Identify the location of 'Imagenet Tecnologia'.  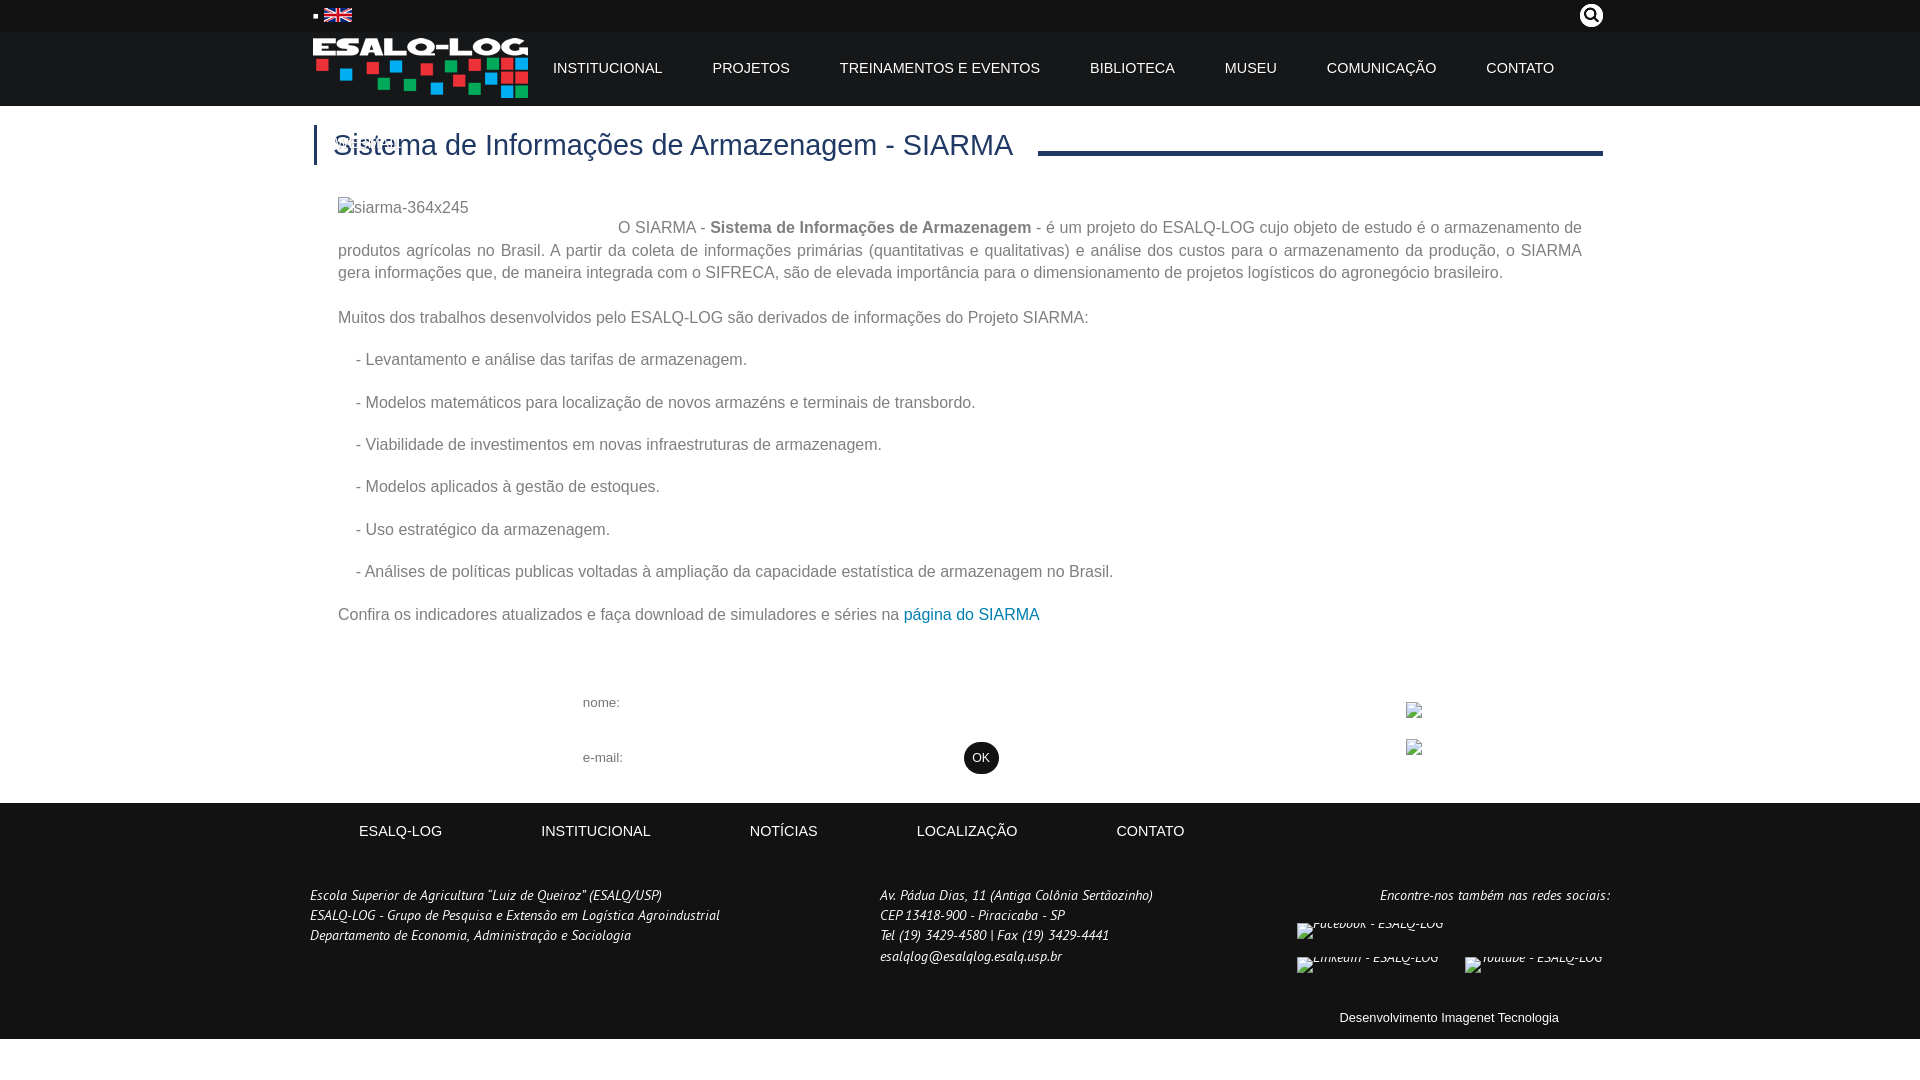
(1499, 1017).